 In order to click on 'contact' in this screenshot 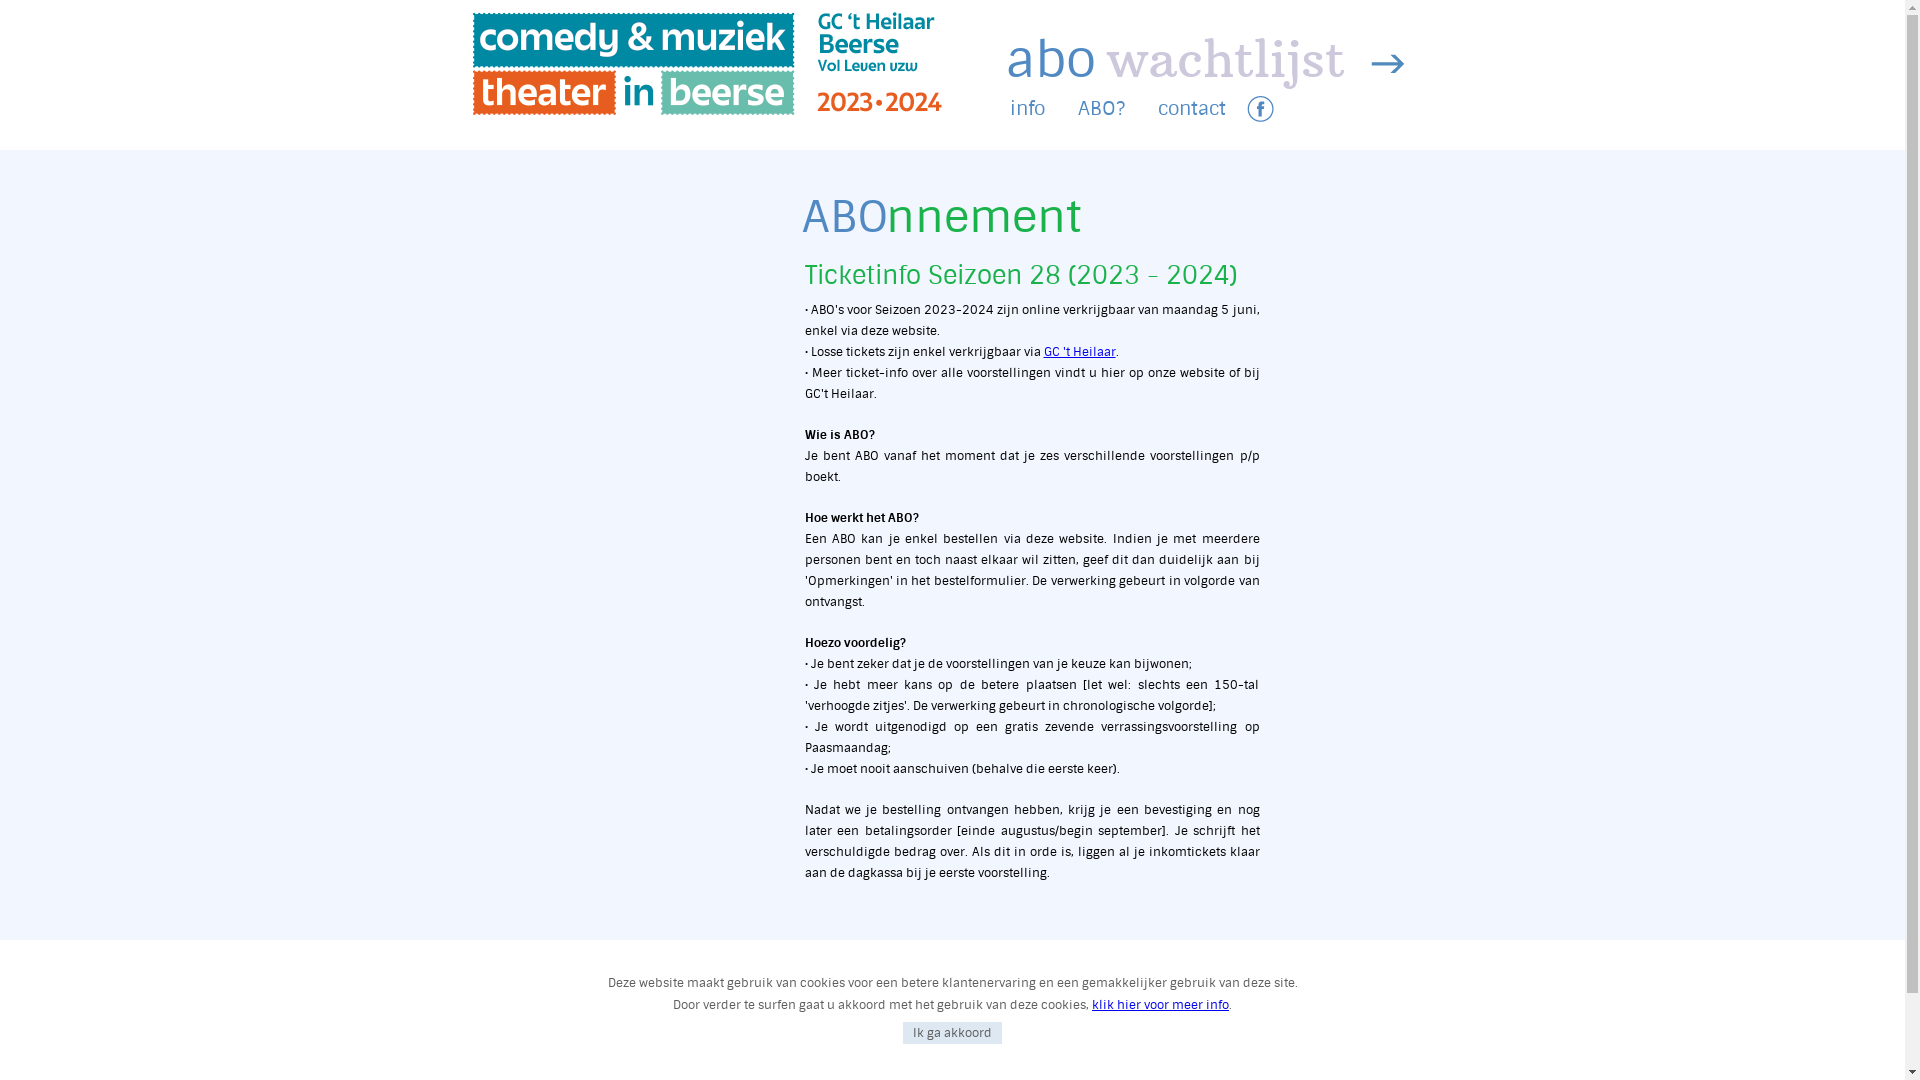, I will do `click(1191, 108)`.